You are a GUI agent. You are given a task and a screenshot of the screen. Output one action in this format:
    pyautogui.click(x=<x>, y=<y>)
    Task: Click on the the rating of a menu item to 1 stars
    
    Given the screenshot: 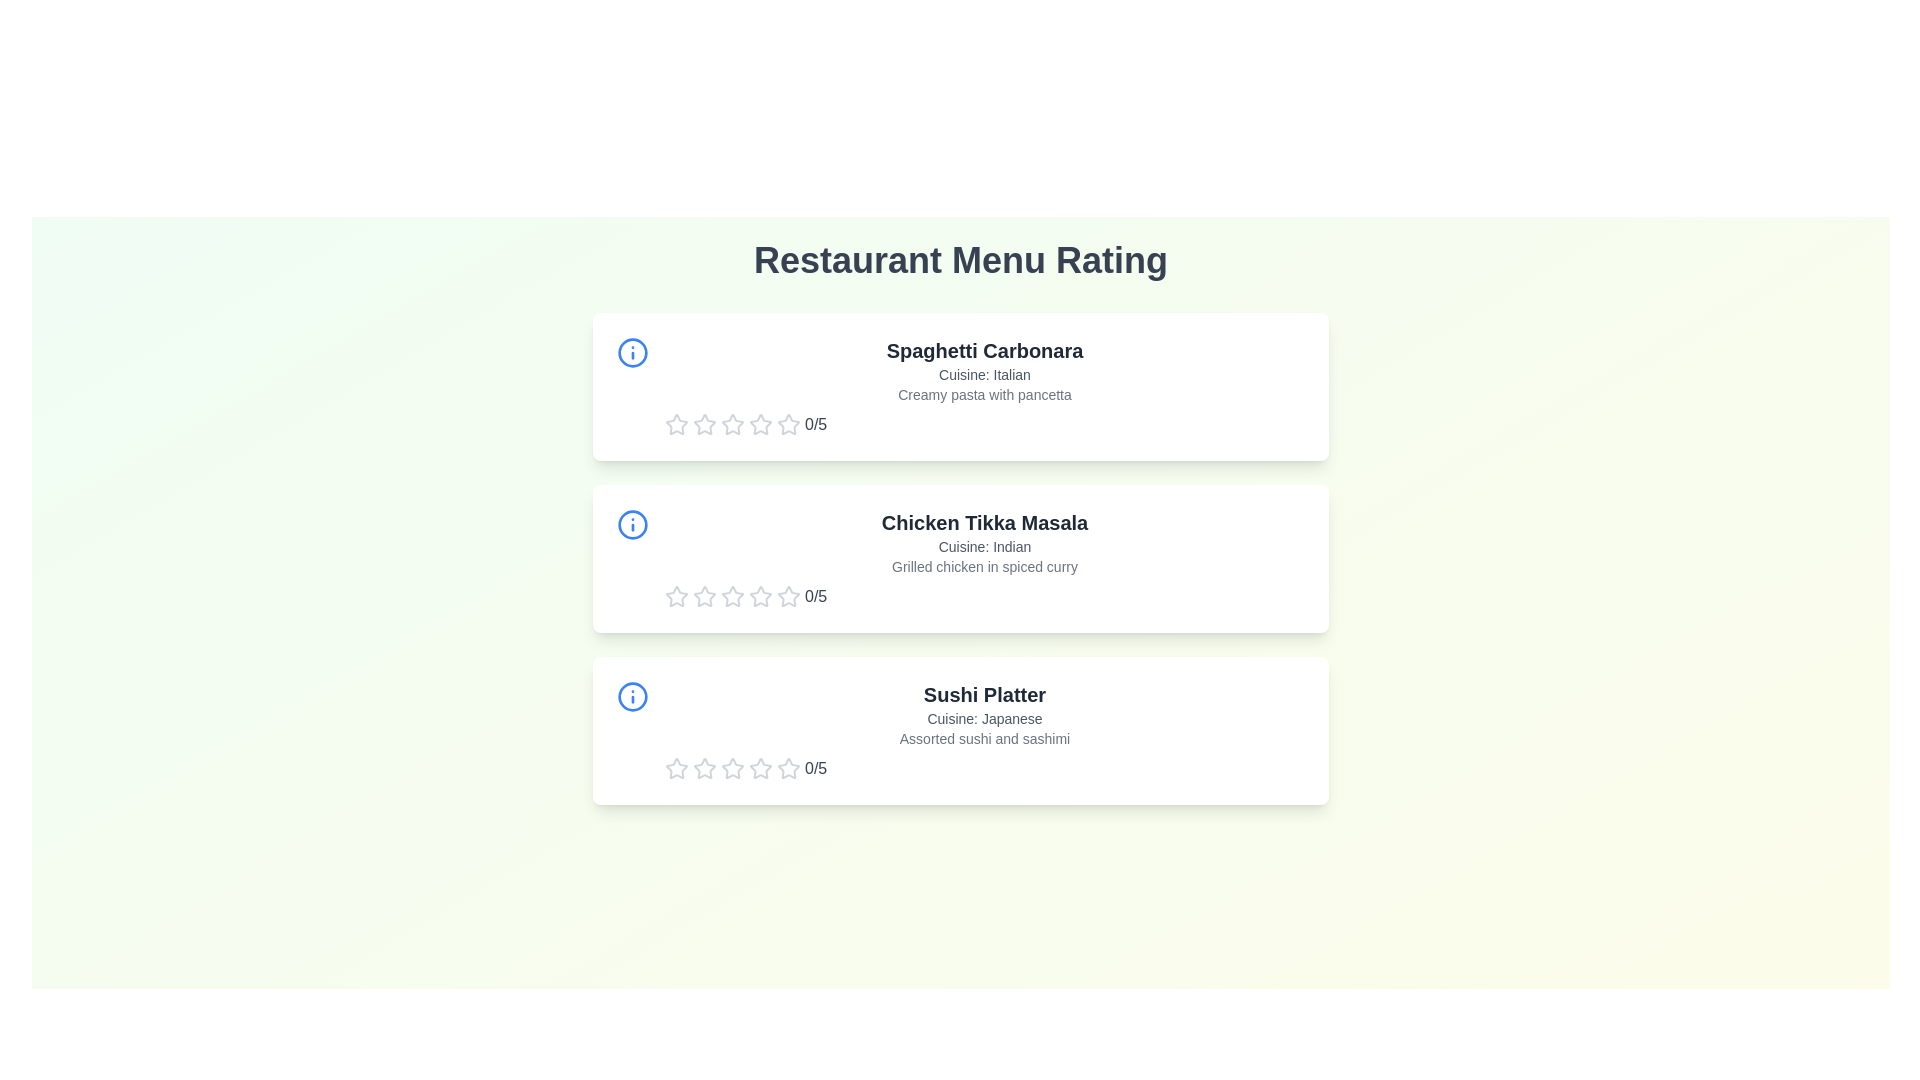 What is the action you would take?
    pyautogui.click(x=676, y=423)
    